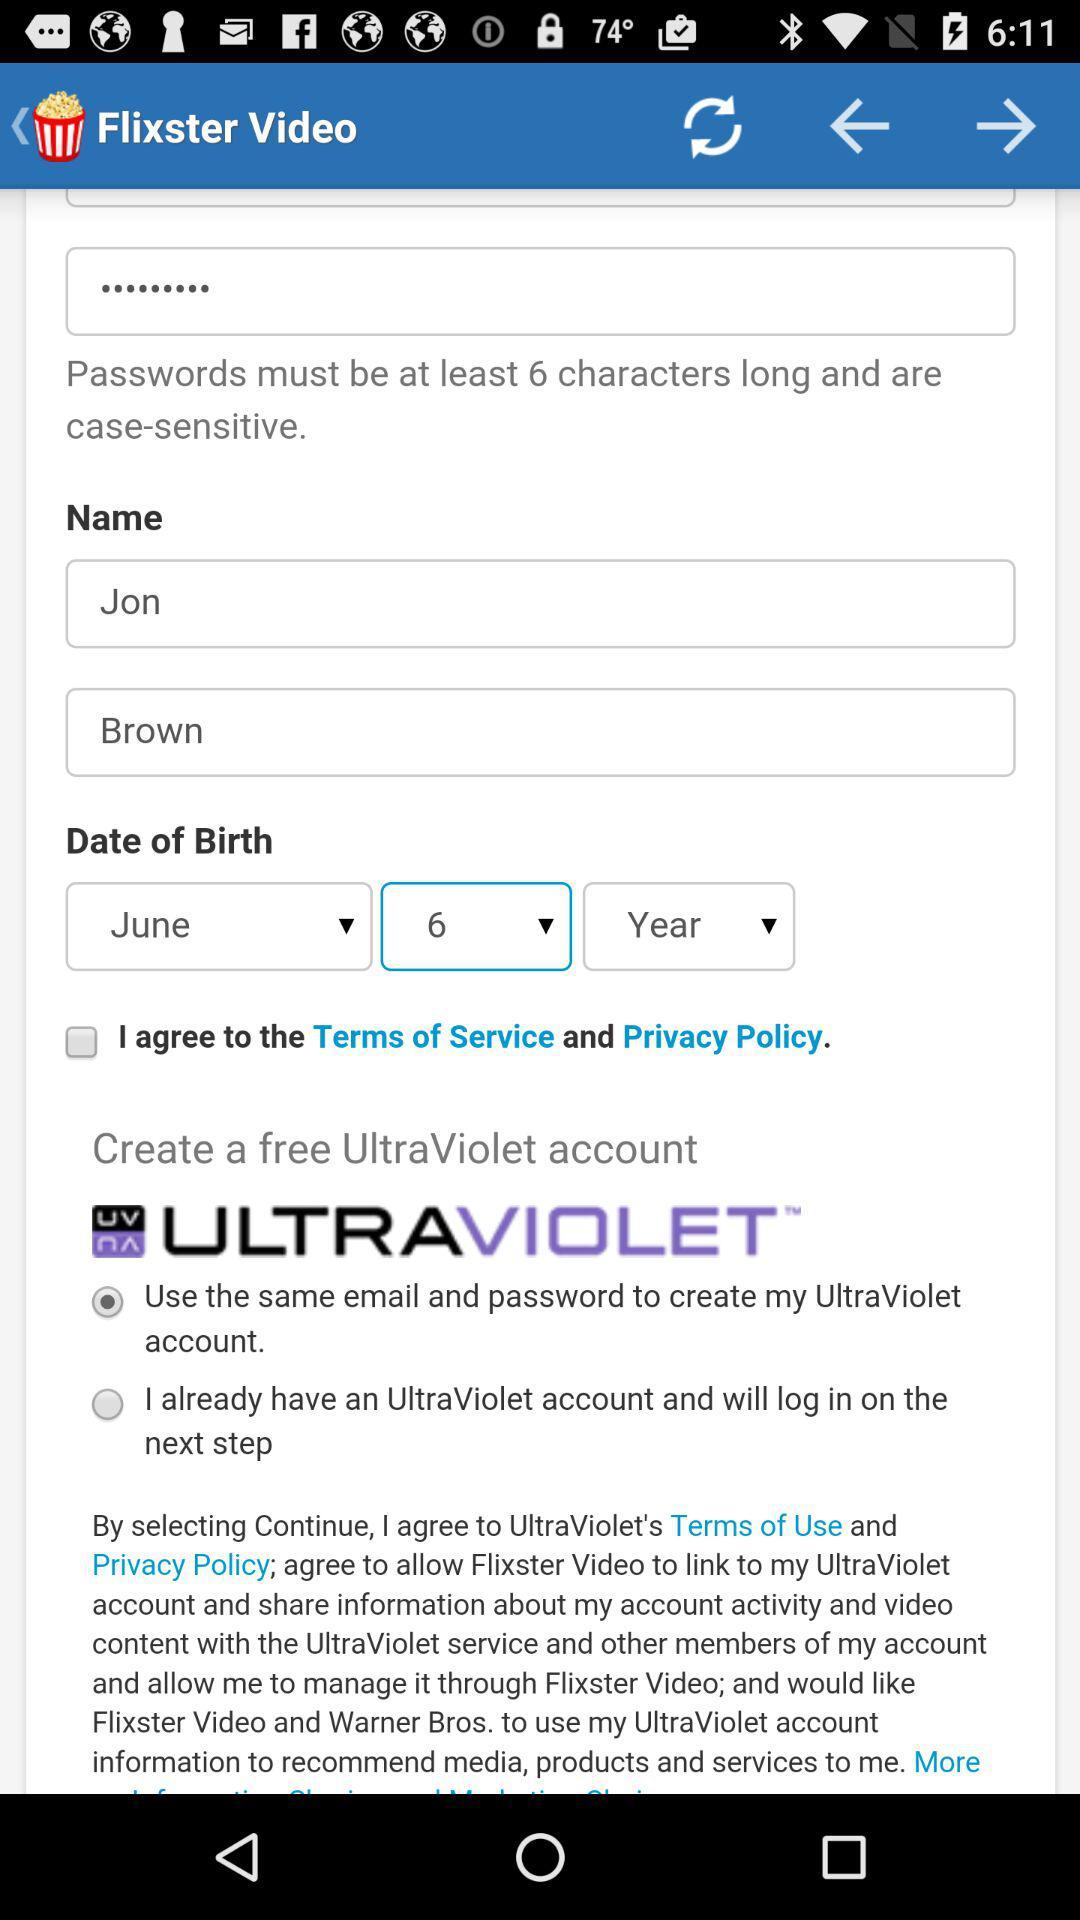 This screenshot has height=1920, width=1080. I want to click on registration information, so click(540, 991).